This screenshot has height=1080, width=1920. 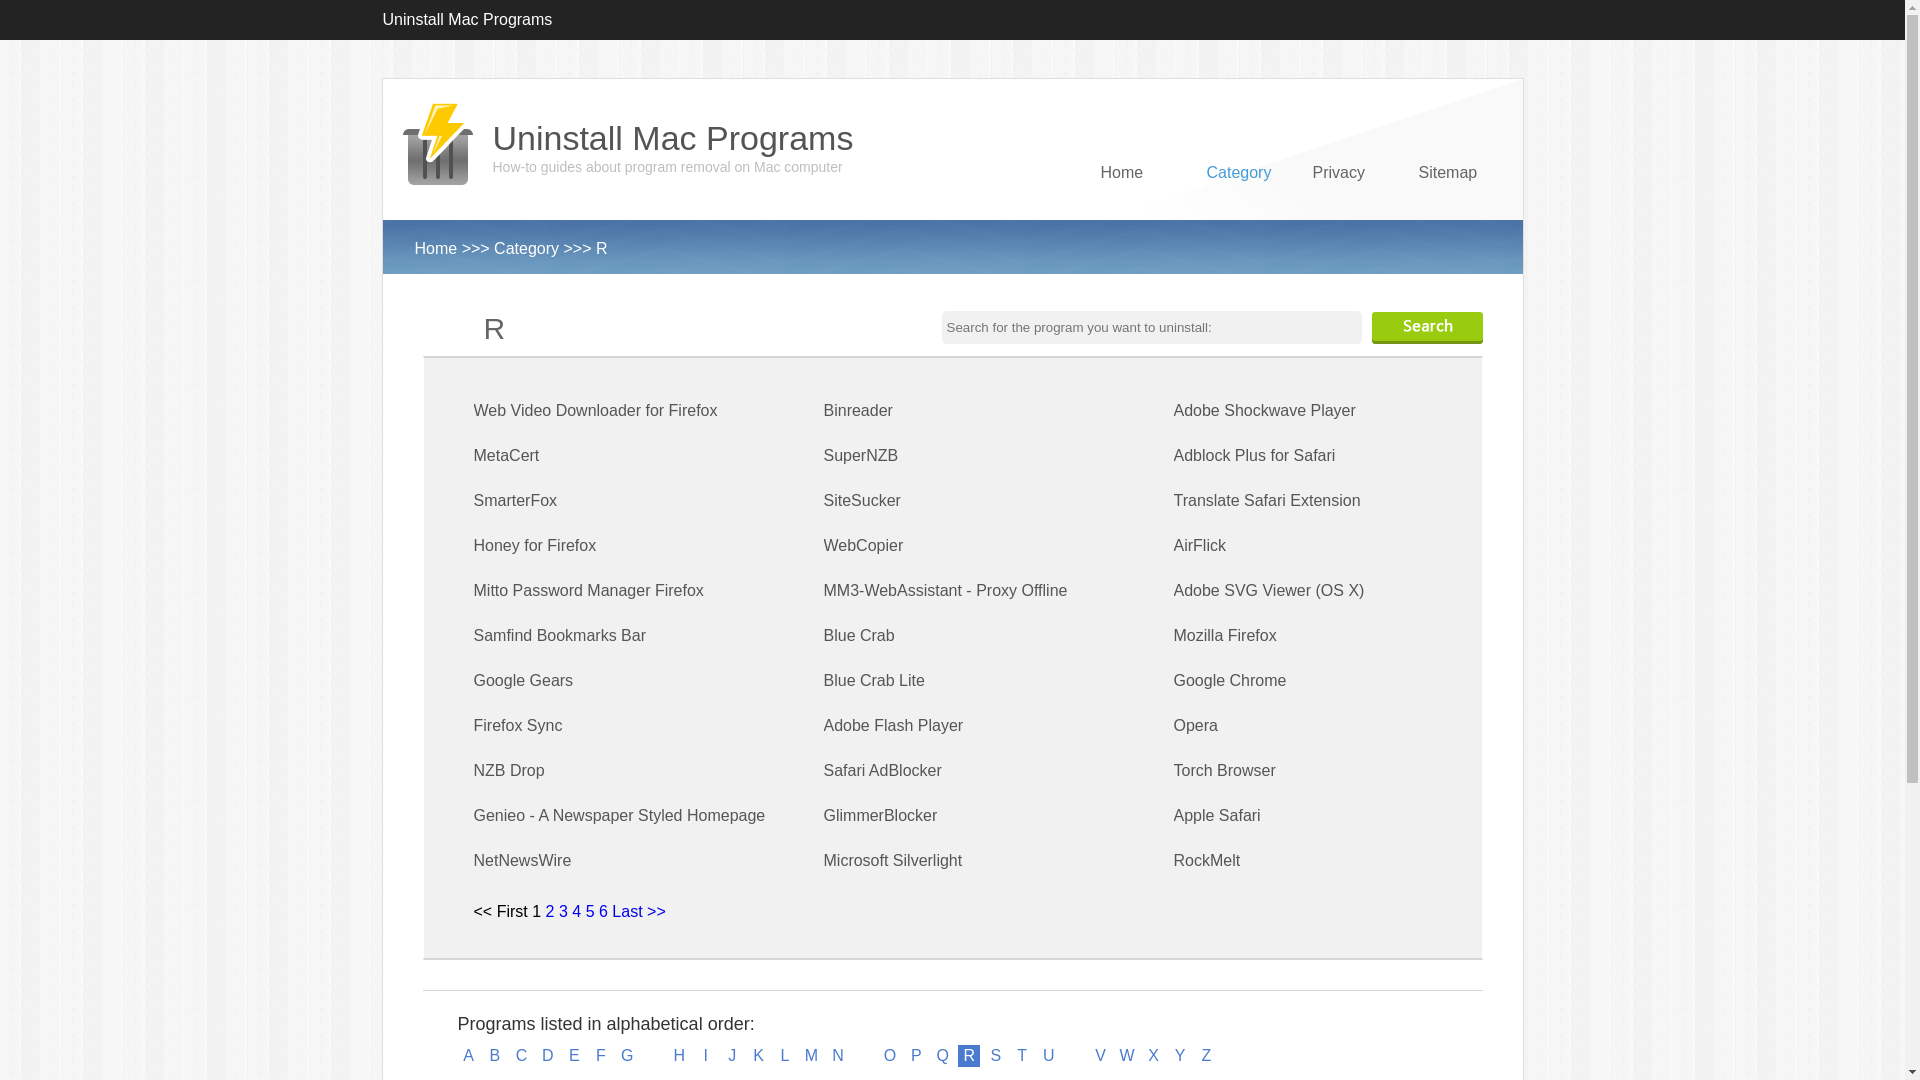 What do you see at coordinates (518, 725) in the screenshot?
I see `'Firefox Sync'` at bounding box center [518, 725].